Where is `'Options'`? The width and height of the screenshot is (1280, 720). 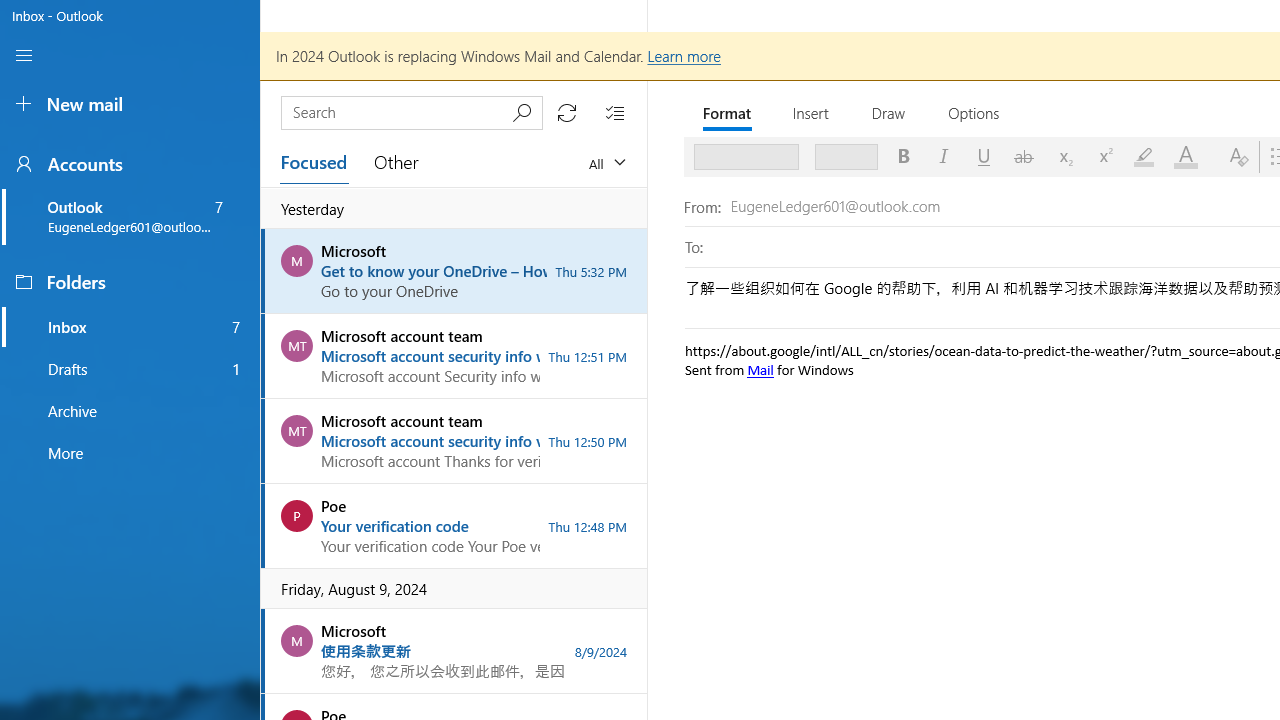
'Options' is located at coordinates (974, 113).